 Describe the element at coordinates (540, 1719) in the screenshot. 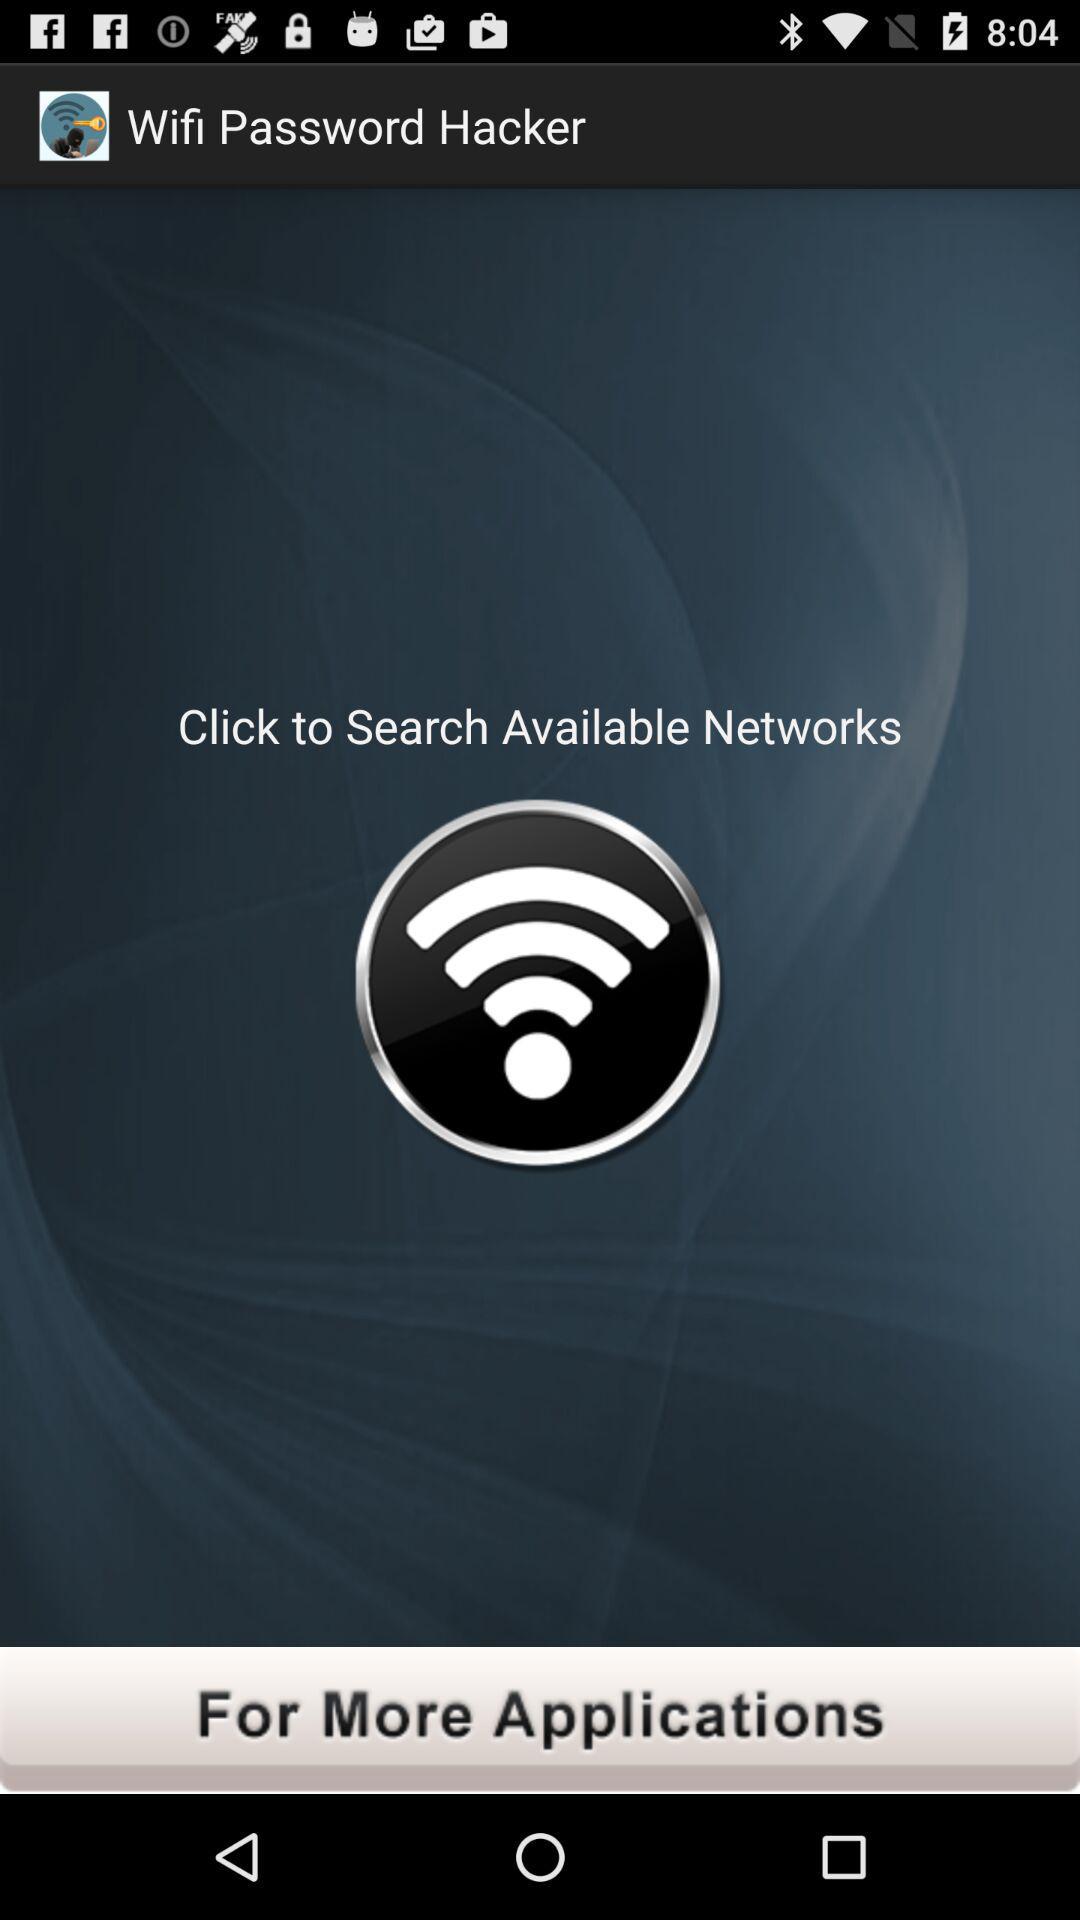

I see `button at the bottom` at that location.